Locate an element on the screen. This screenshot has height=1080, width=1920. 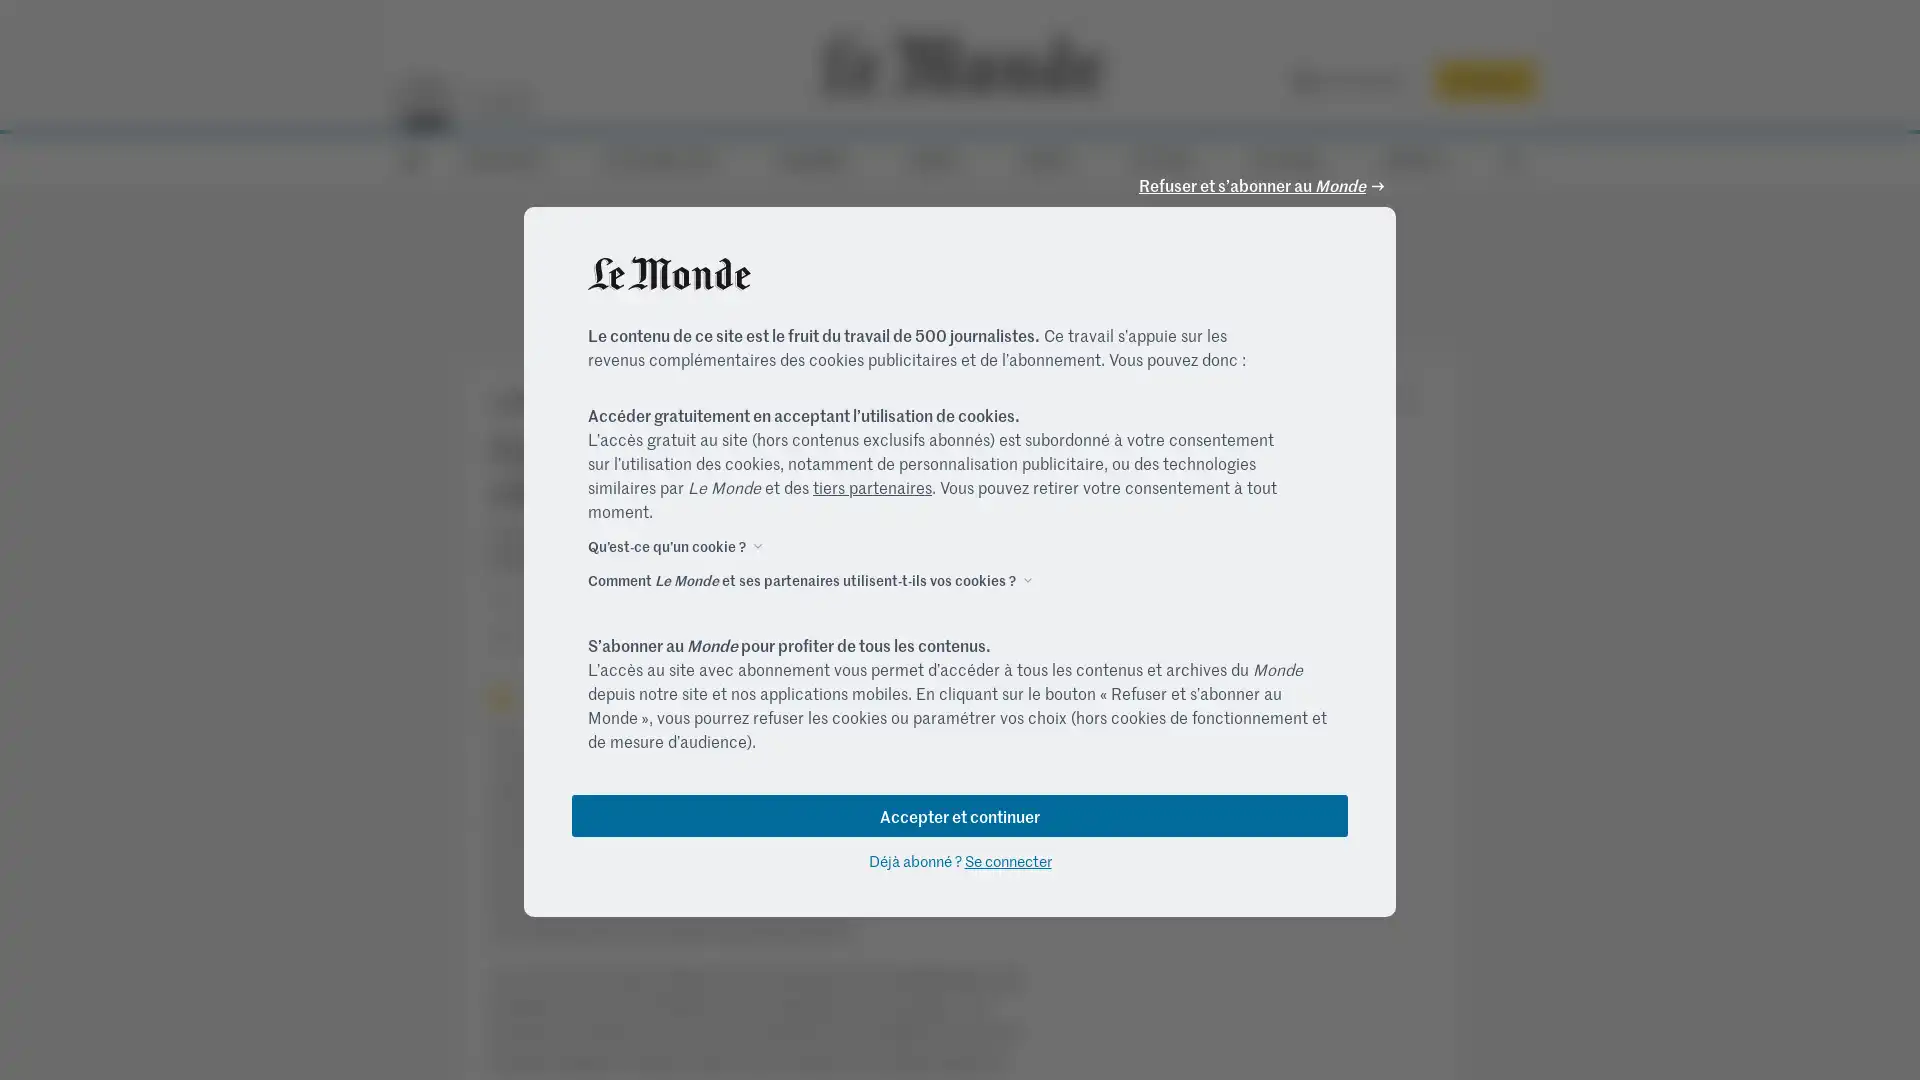
ECONOMIE is located at coordinates (820, 158).